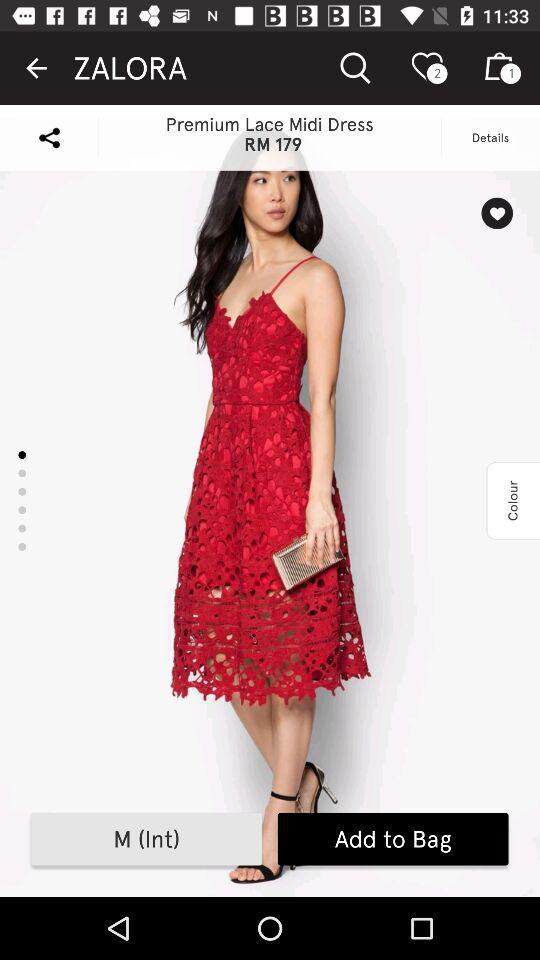 The width and height of the screenshot is (540, 960). I want to click on icon below the details, so click(496, 213).